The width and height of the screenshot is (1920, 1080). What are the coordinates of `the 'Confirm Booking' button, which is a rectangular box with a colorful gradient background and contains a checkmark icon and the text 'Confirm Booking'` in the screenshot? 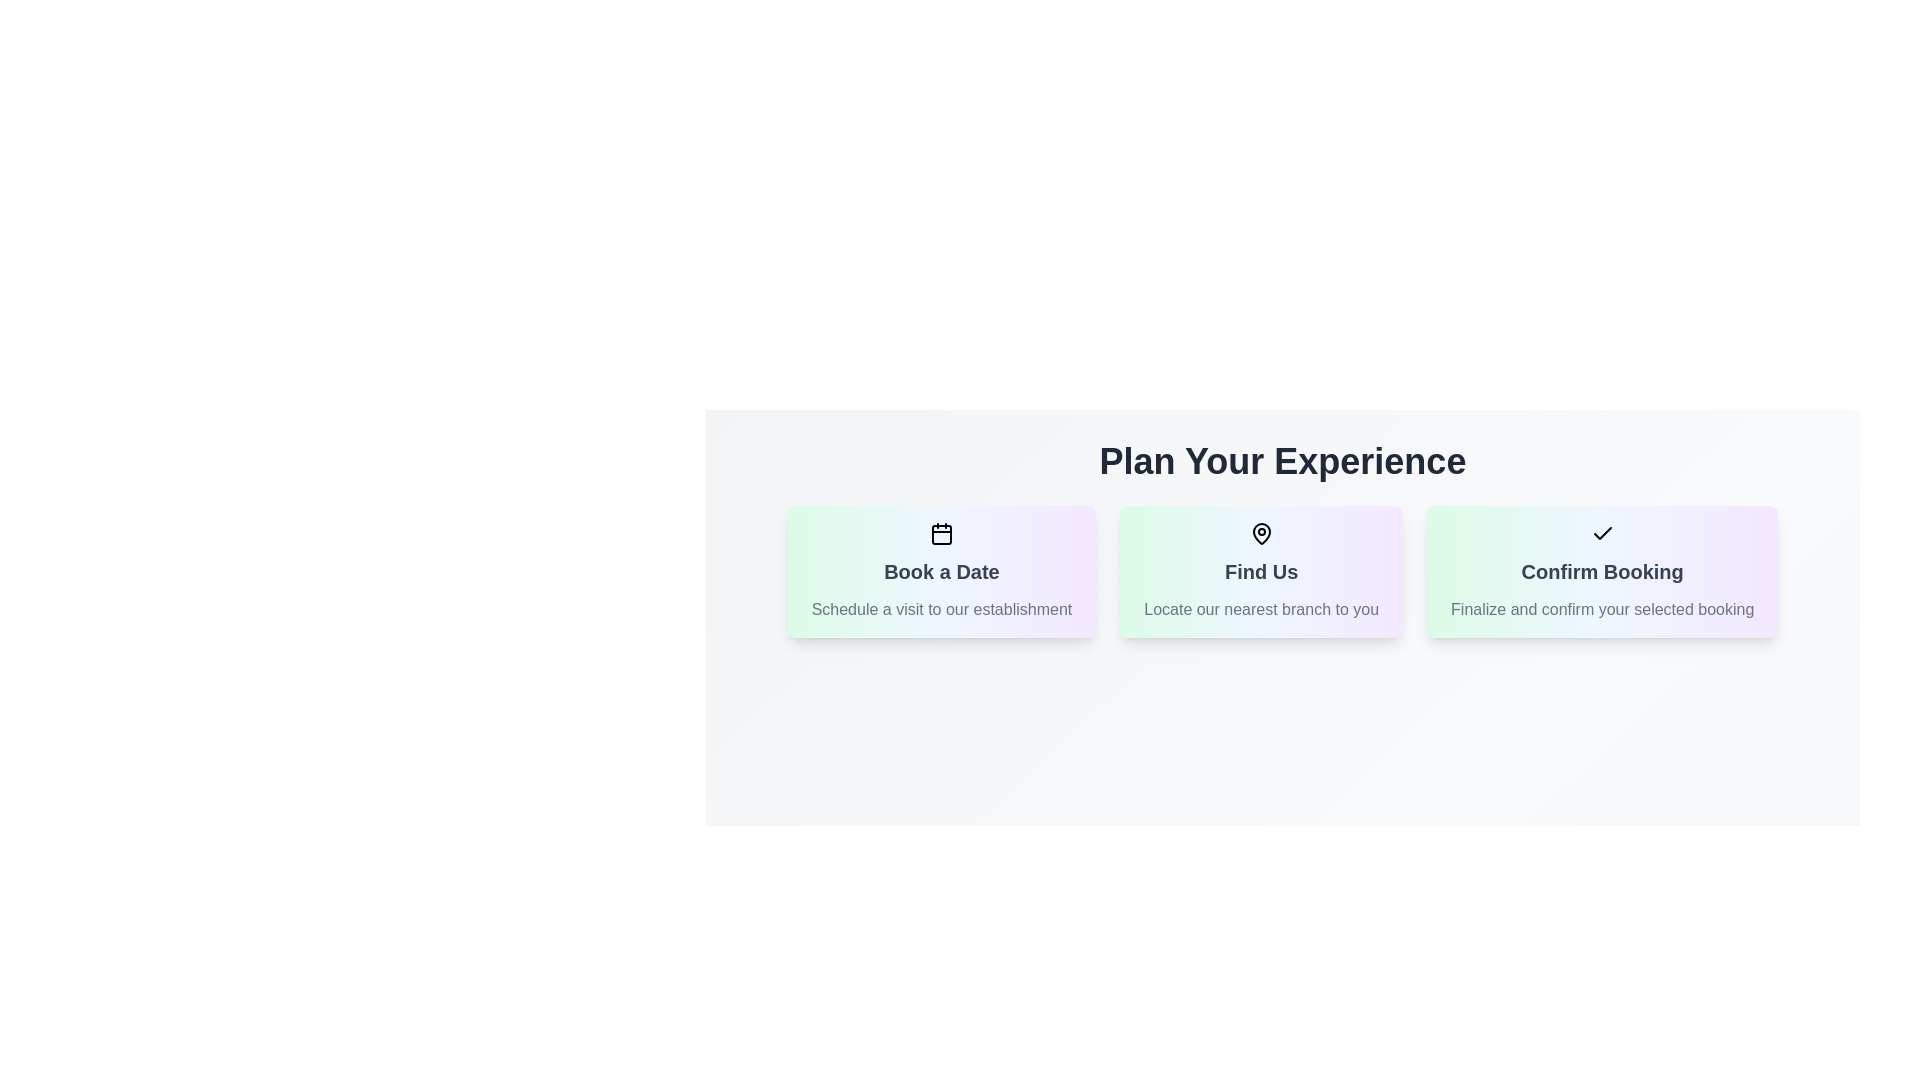 It's located at (1602, 571).